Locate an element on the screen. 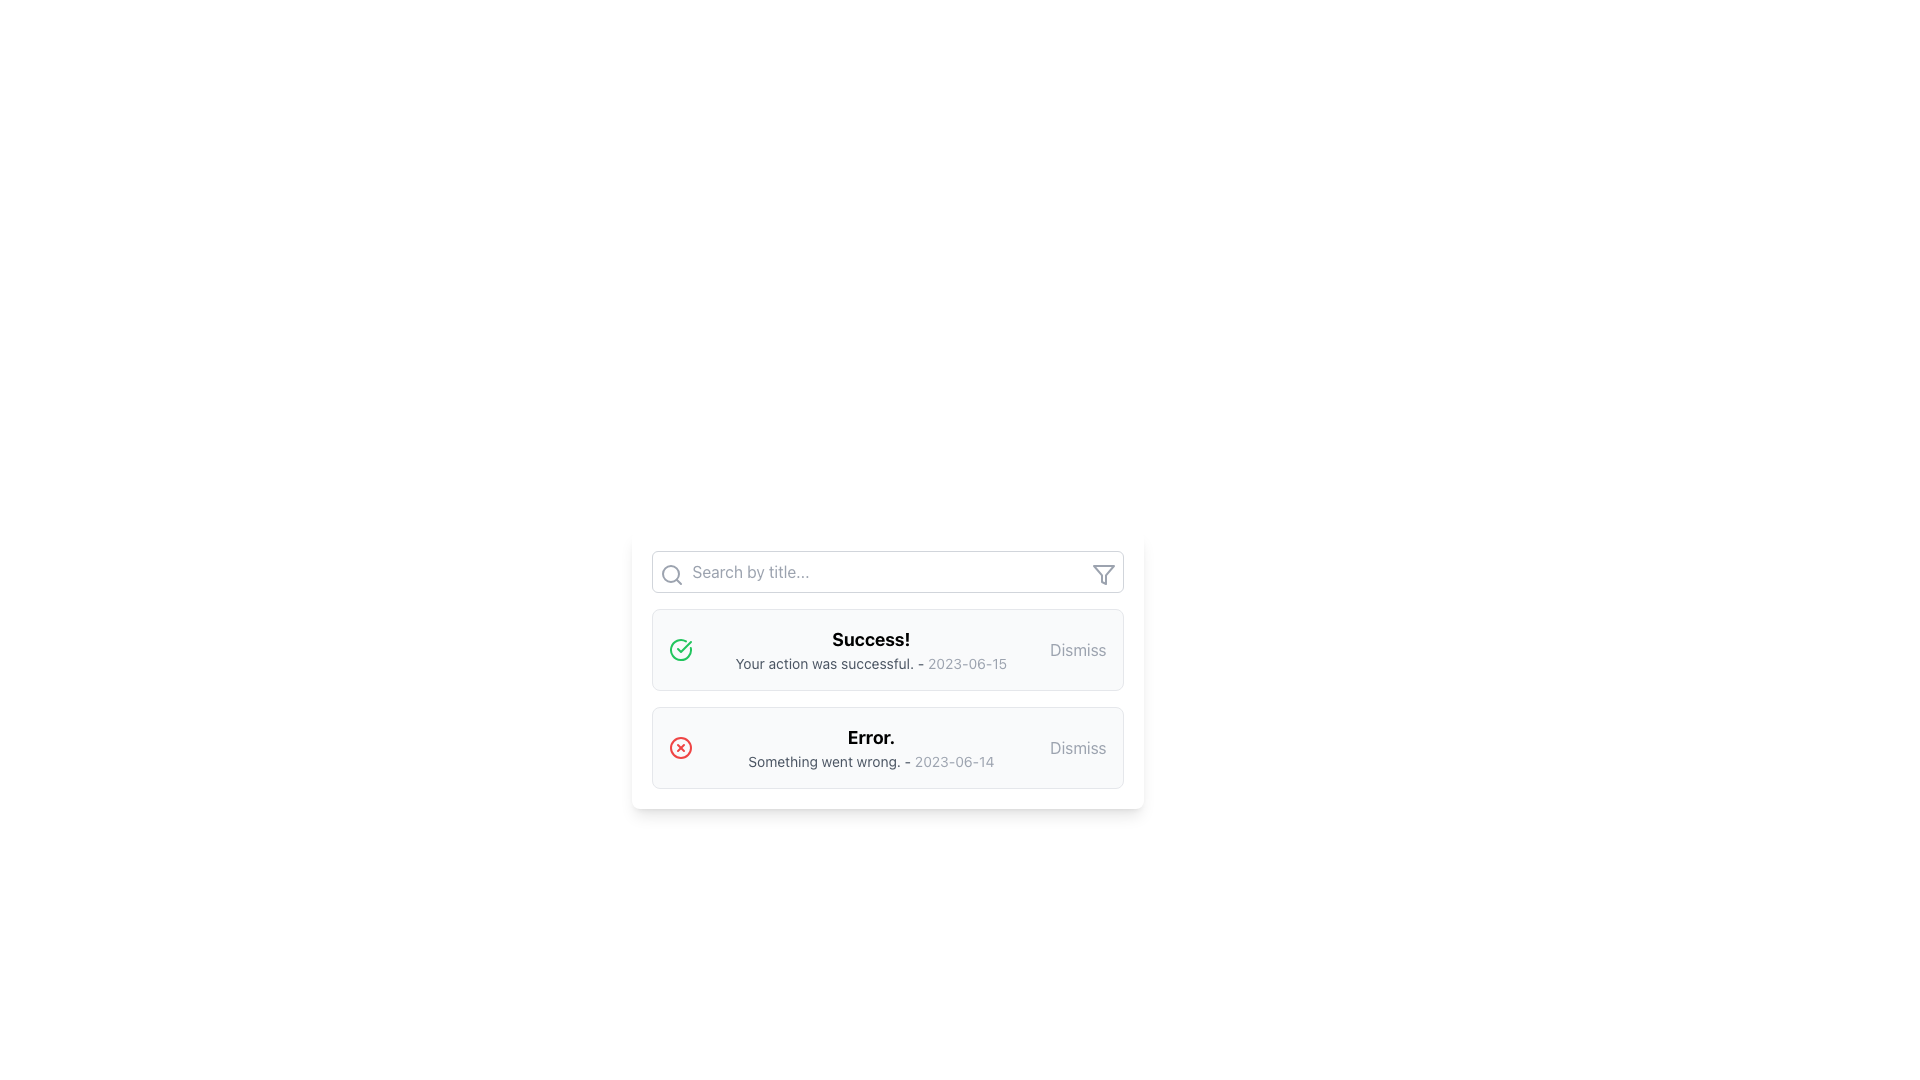  the first Notification card in the list is located at coordinates (886, 670).